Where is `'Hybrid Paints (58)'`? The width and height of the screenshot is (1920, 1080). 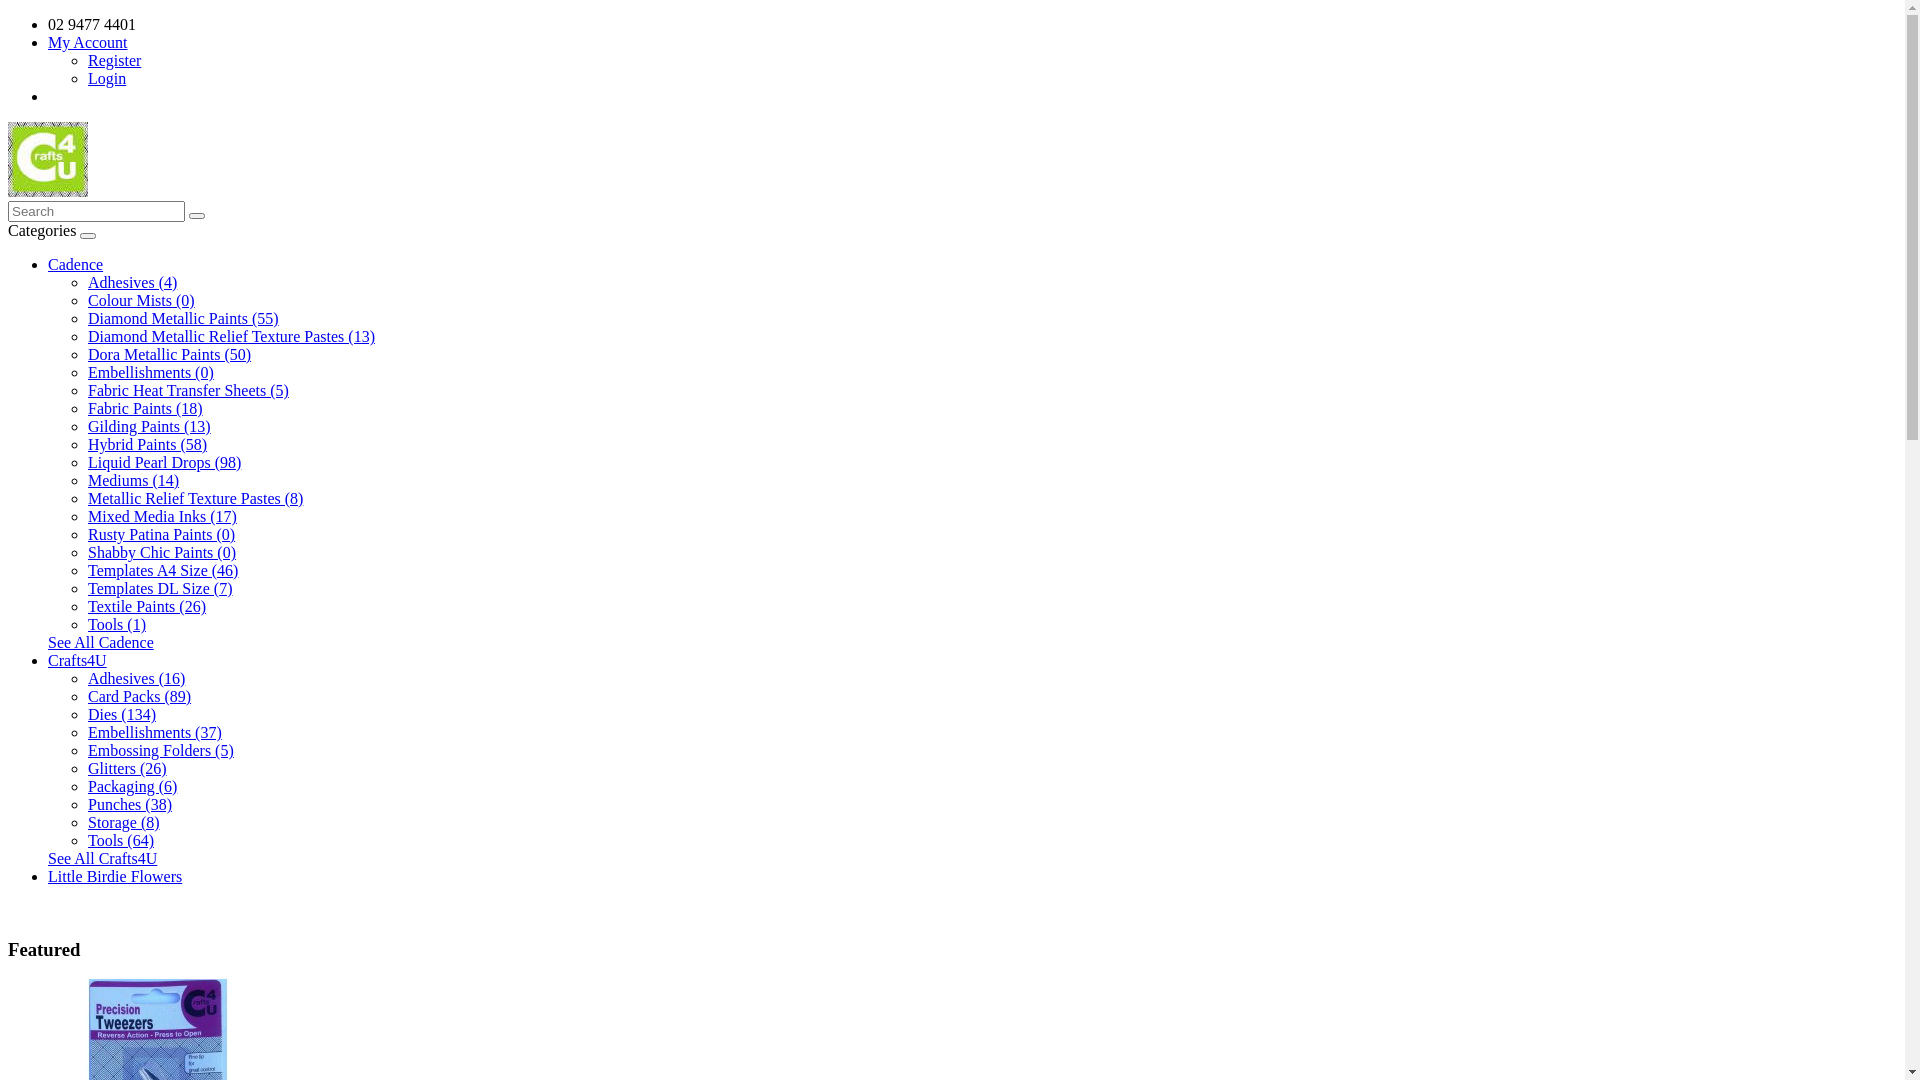 'Hybrid Paints (58)' is located at coordinates (86, 443).